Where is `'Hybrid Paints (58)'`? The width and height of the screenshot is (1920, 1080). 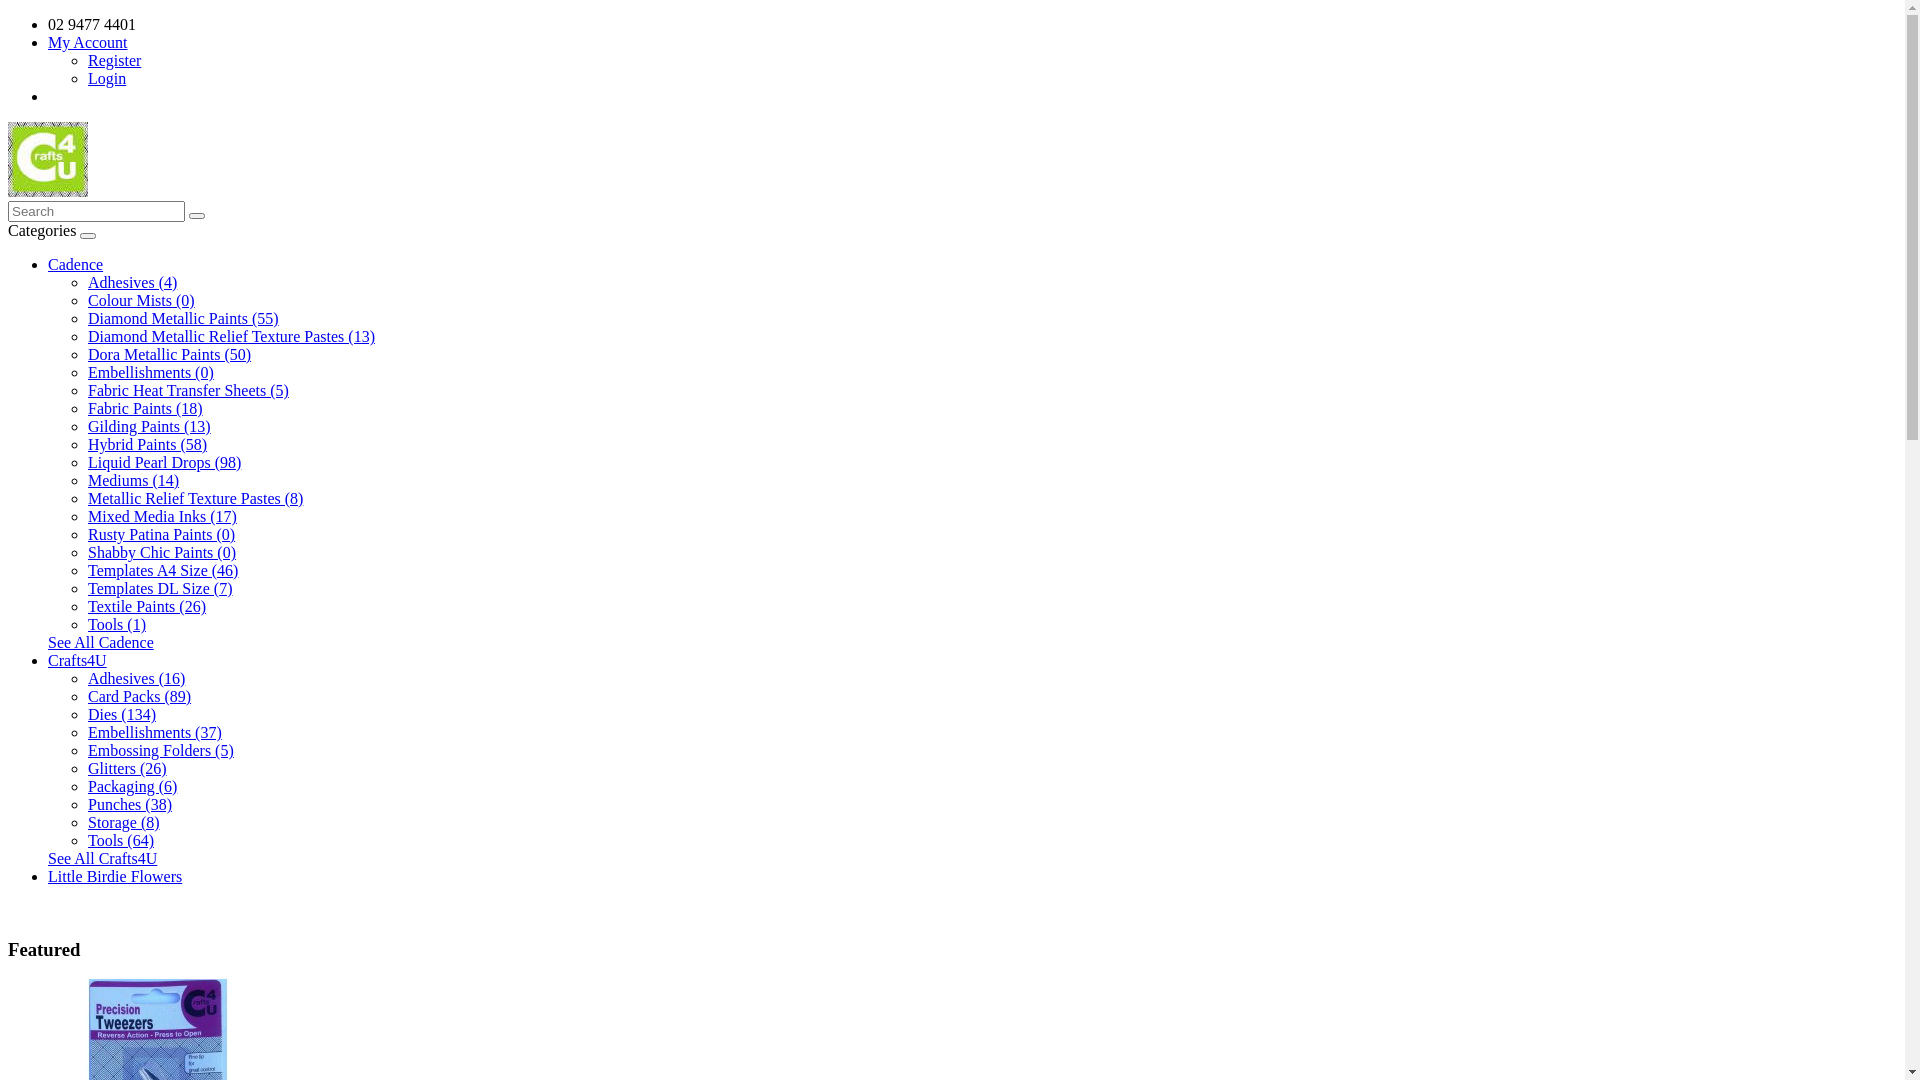 'Hybrid Paints (58)' is located at coordinates (86, 443).